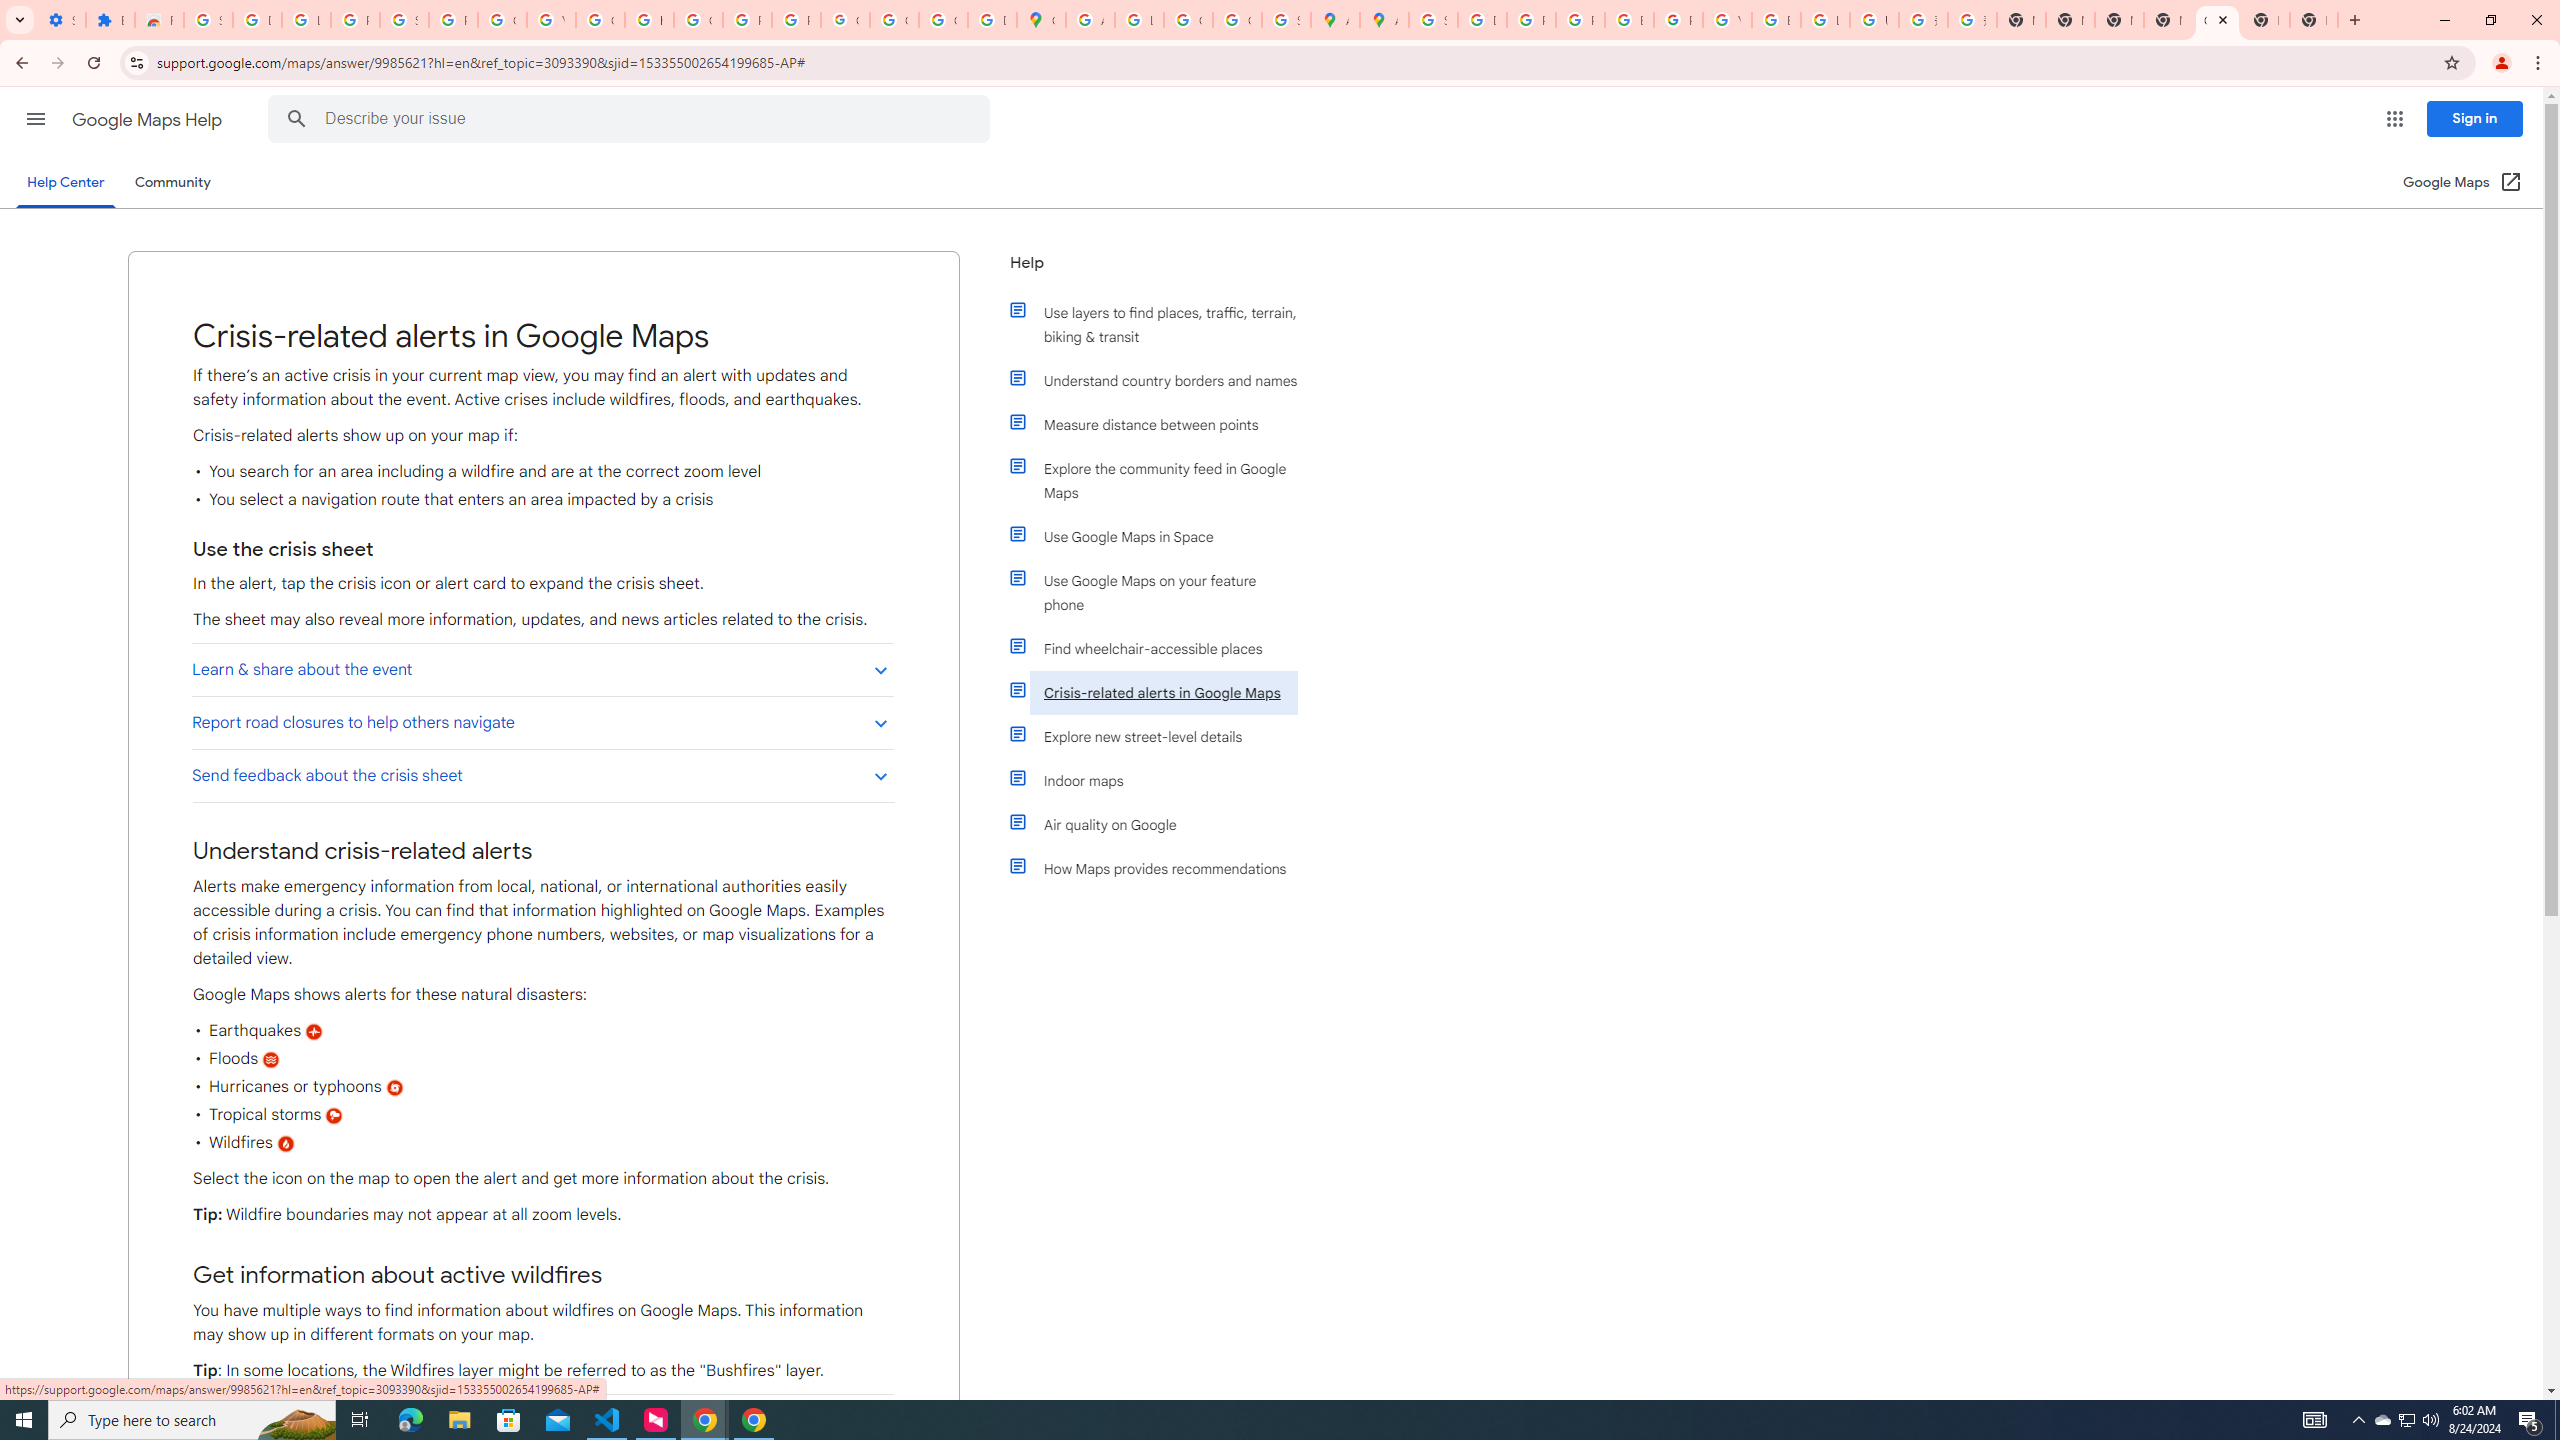 The height and width of the screenshot is (1440, 2560). I want to click on 'Explore new street-level details', so click(1162, 736).